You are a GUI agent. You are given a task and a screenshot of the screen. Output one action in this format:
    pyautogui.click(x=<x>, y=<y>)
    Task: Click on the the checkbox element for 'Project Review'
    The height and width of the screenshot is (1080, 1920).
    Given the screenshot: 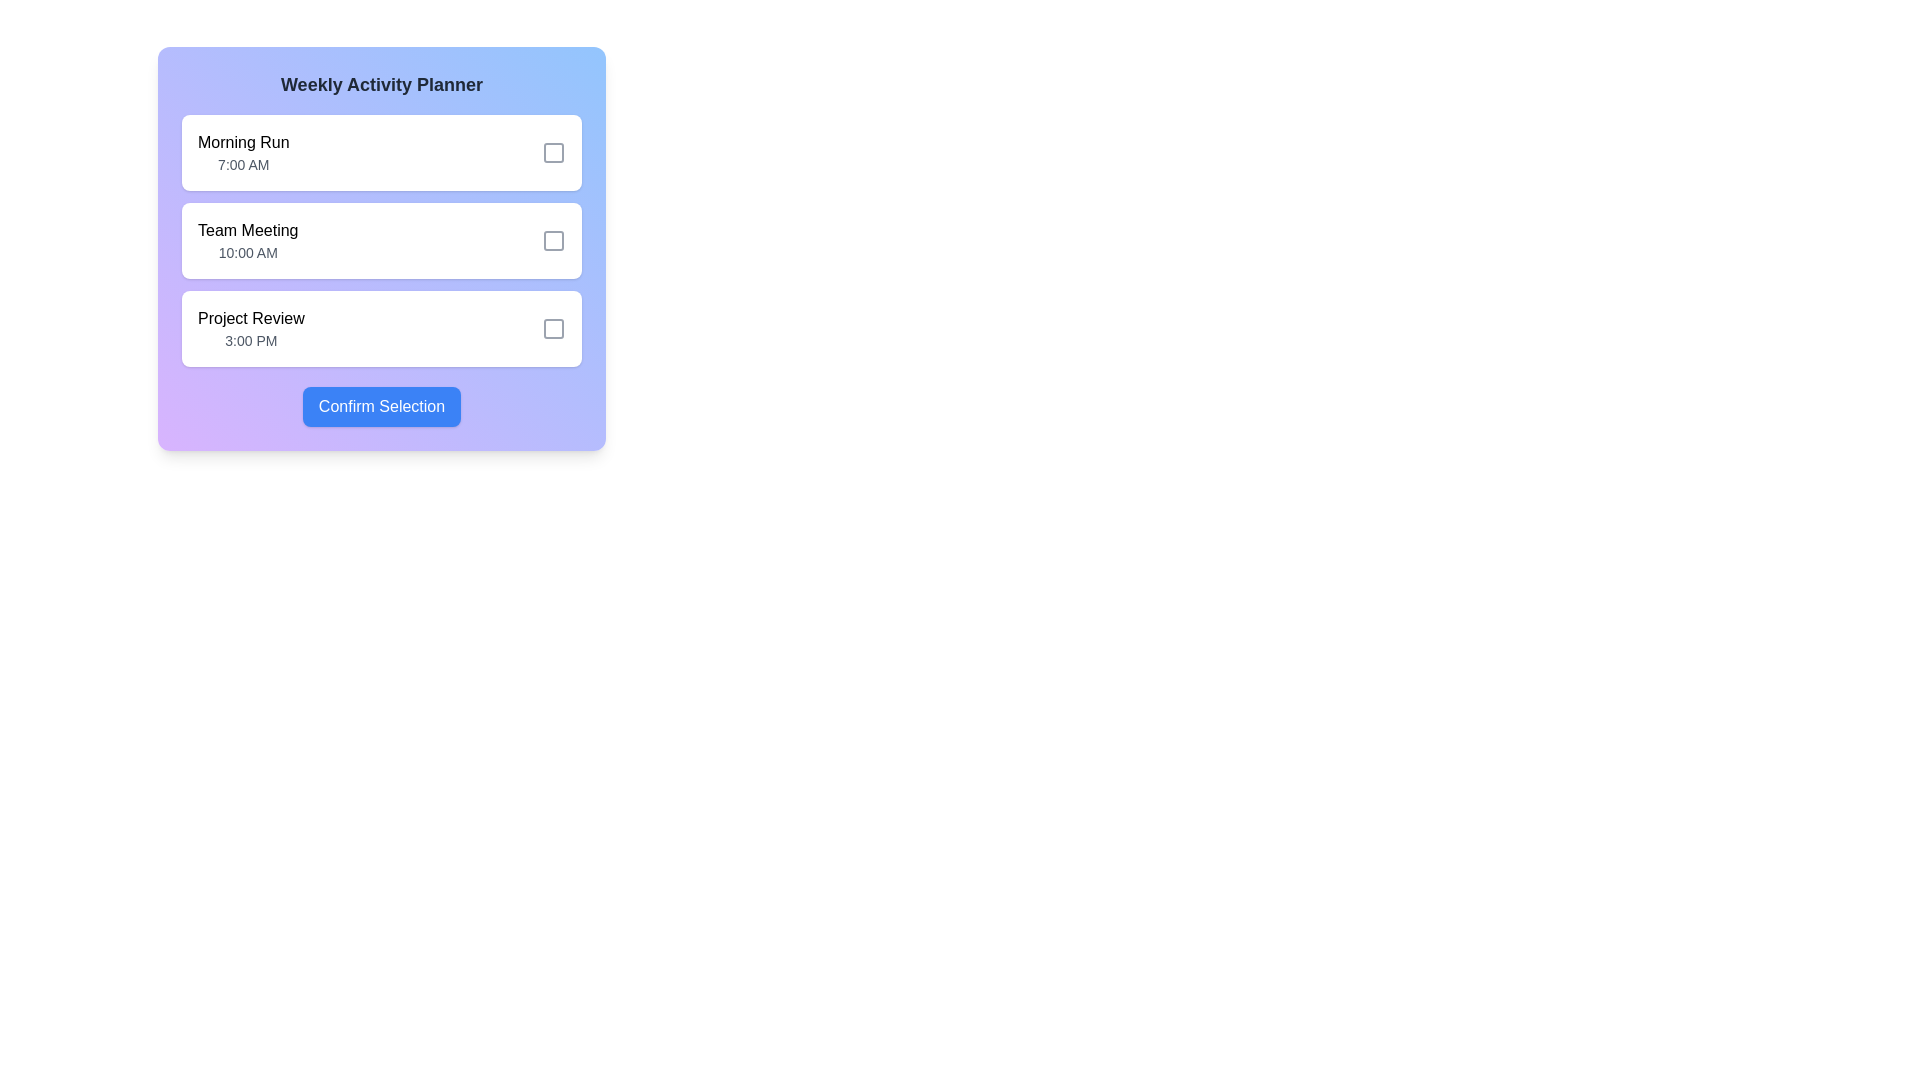 What is the action you would take?
    pyautogui.click(x=553, y=327)
    